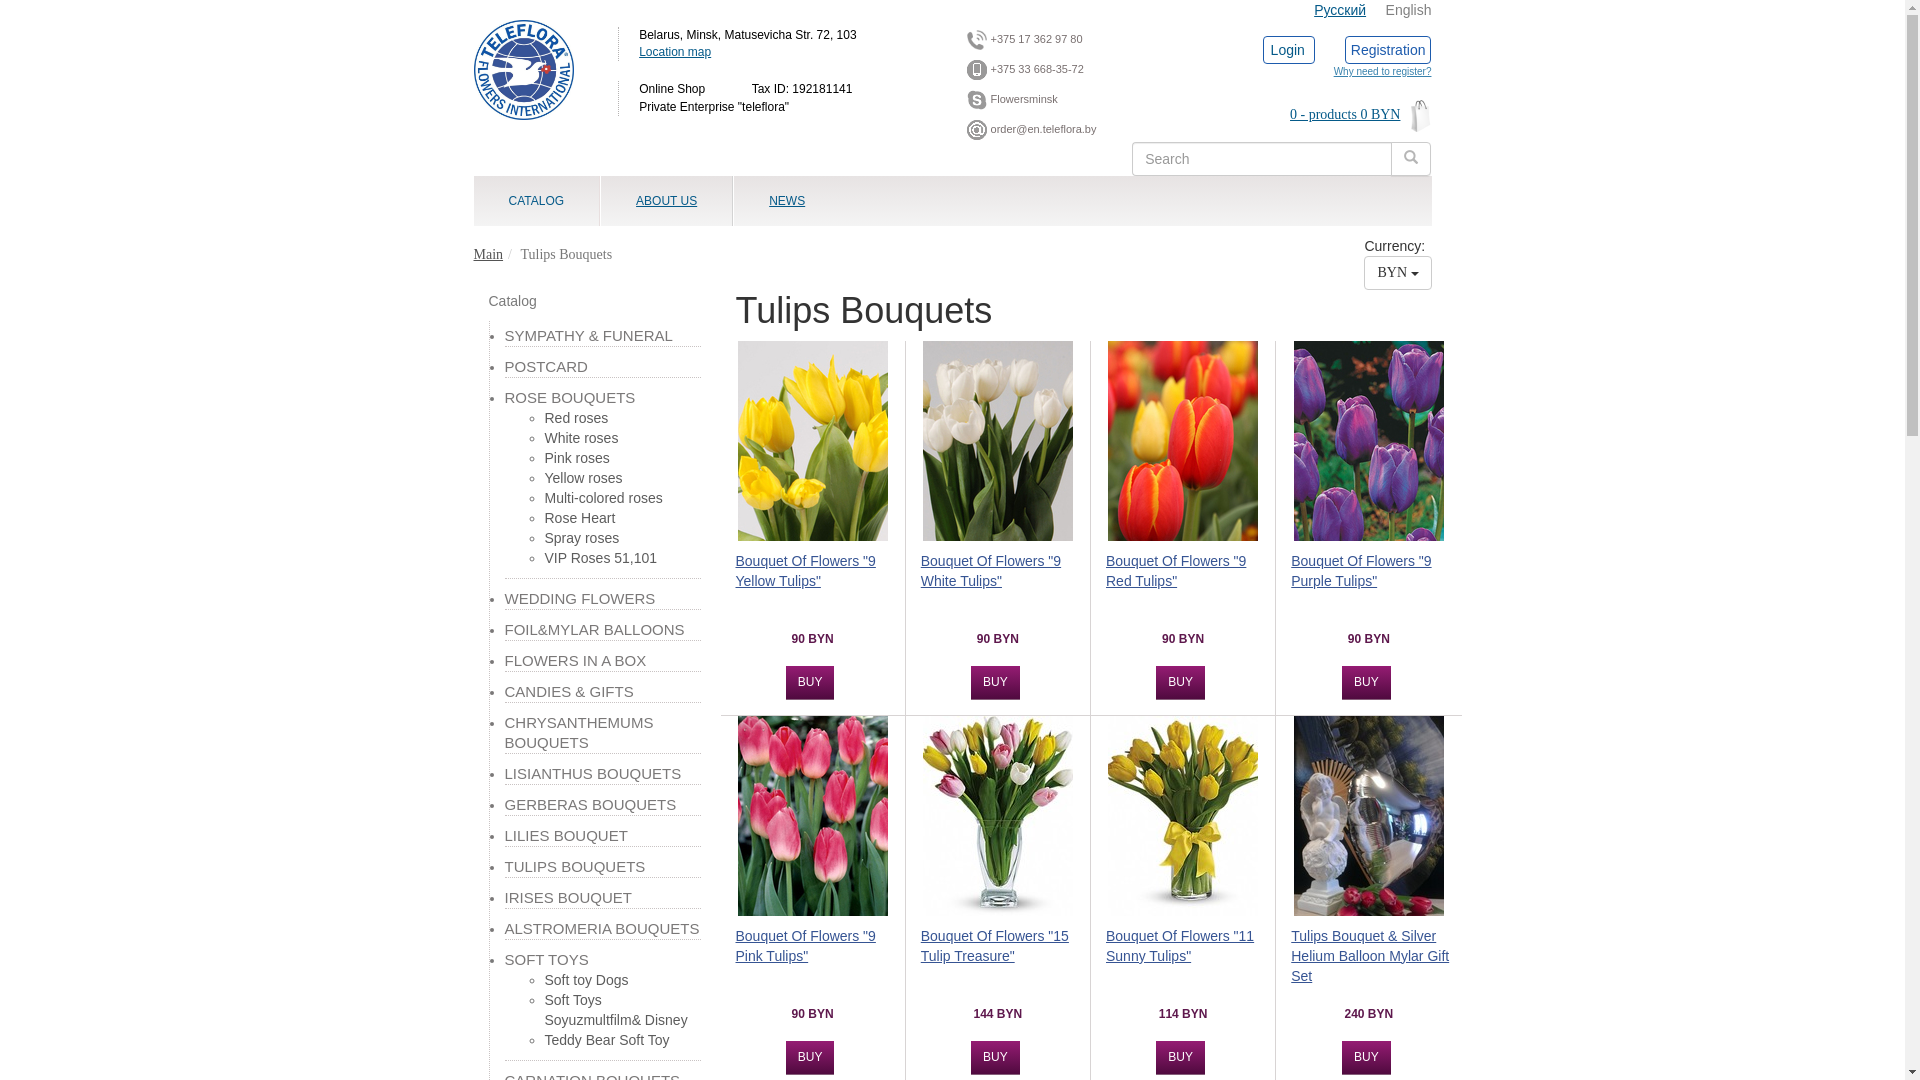 The image size is (1920, 1080). What do you see at coordinates (589, 803) in the screenshot?
I see `'GERBERAS BOUQUETS'` at bounding box center [589, 803].